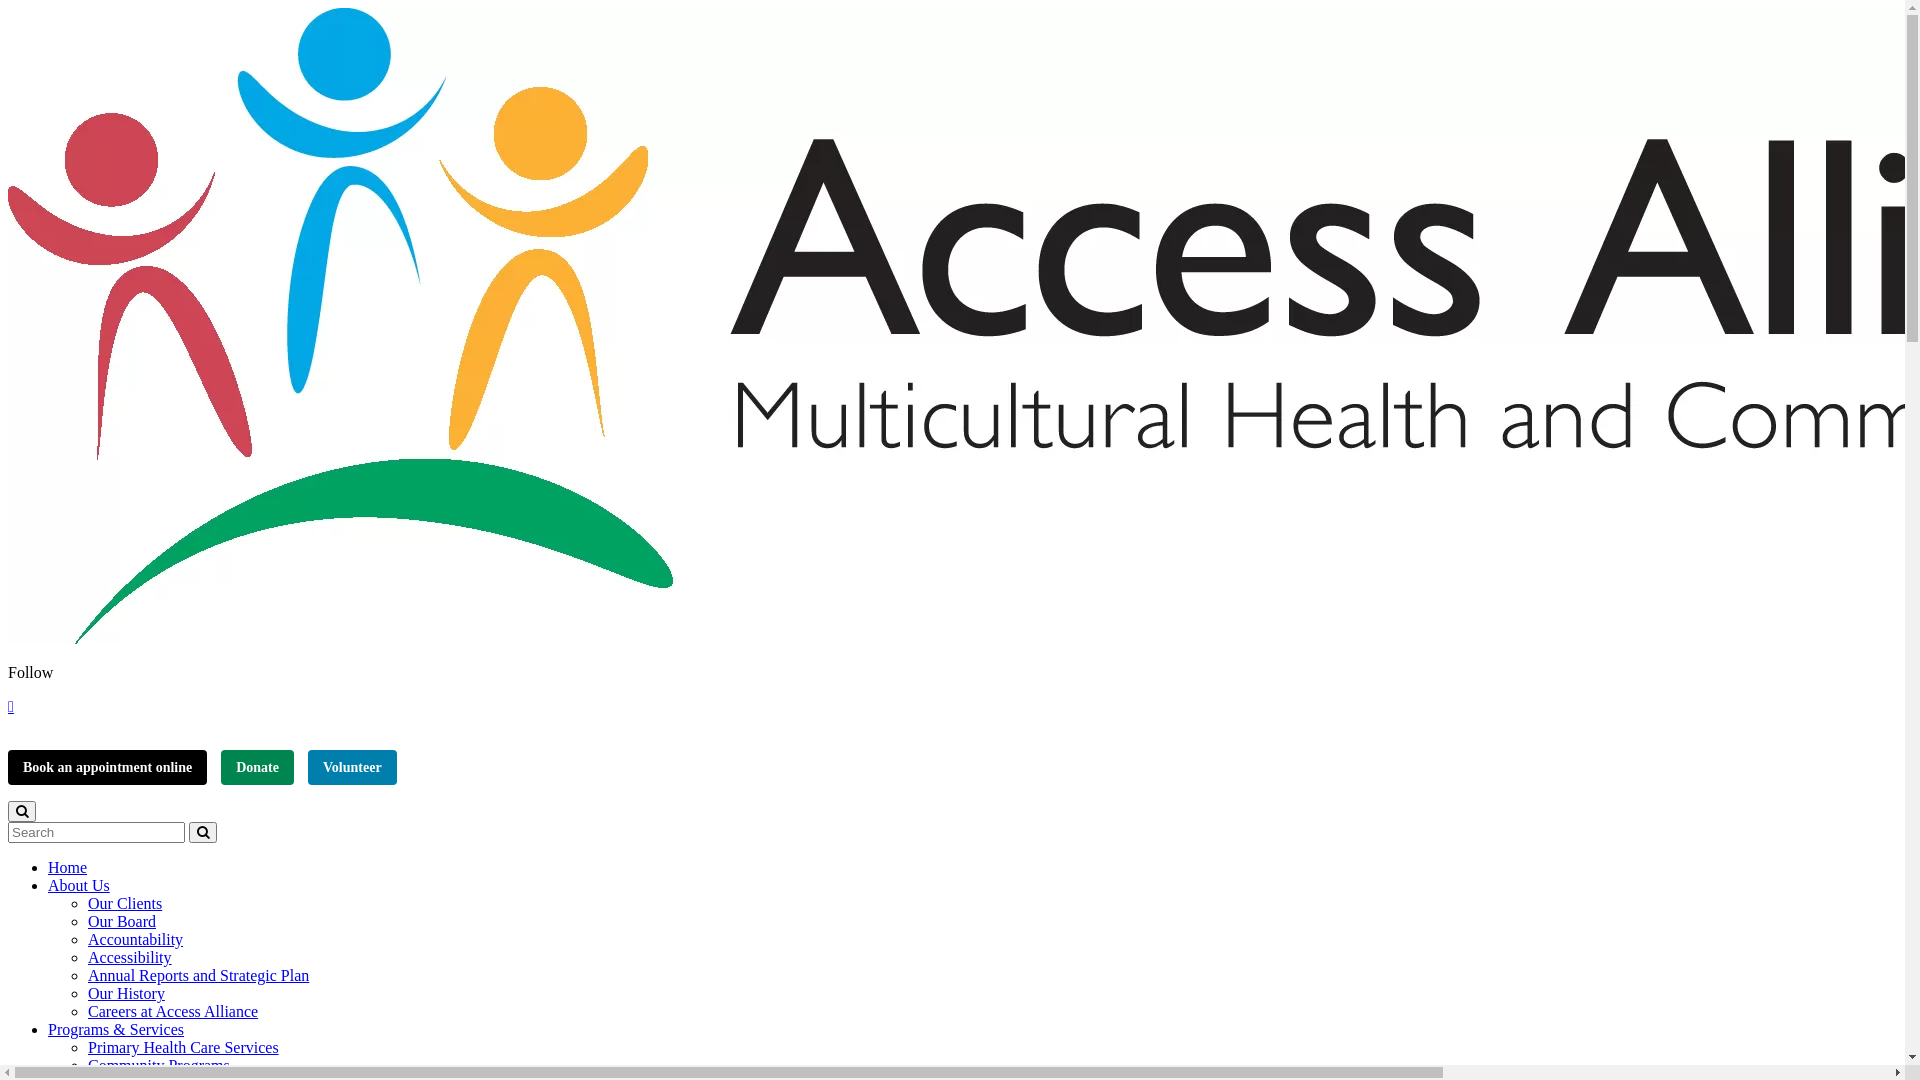 The width and height of the screenshot is (1920, 1080). Describe the element at coordinates (86, 1011) in the screenshot. I see `'Careers at Access Alliance'` at that location.